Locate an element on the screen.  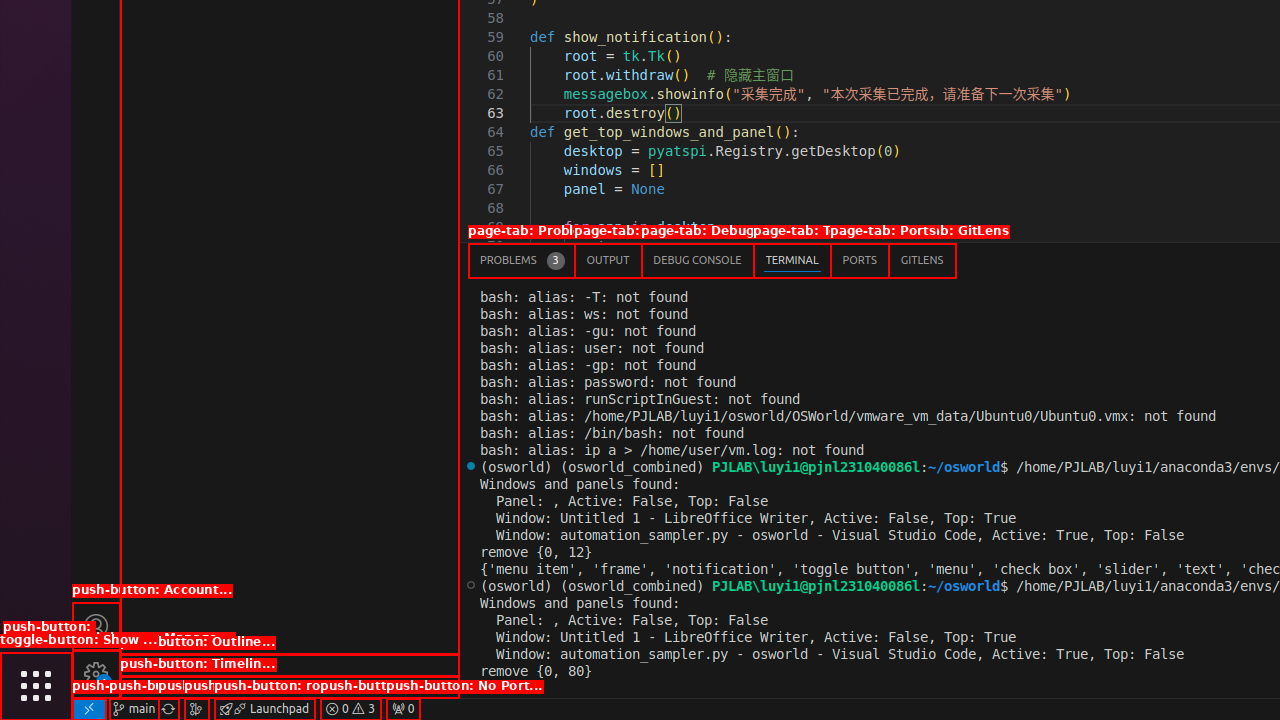
'Timeline Section' is located at coordinates (288, 686).